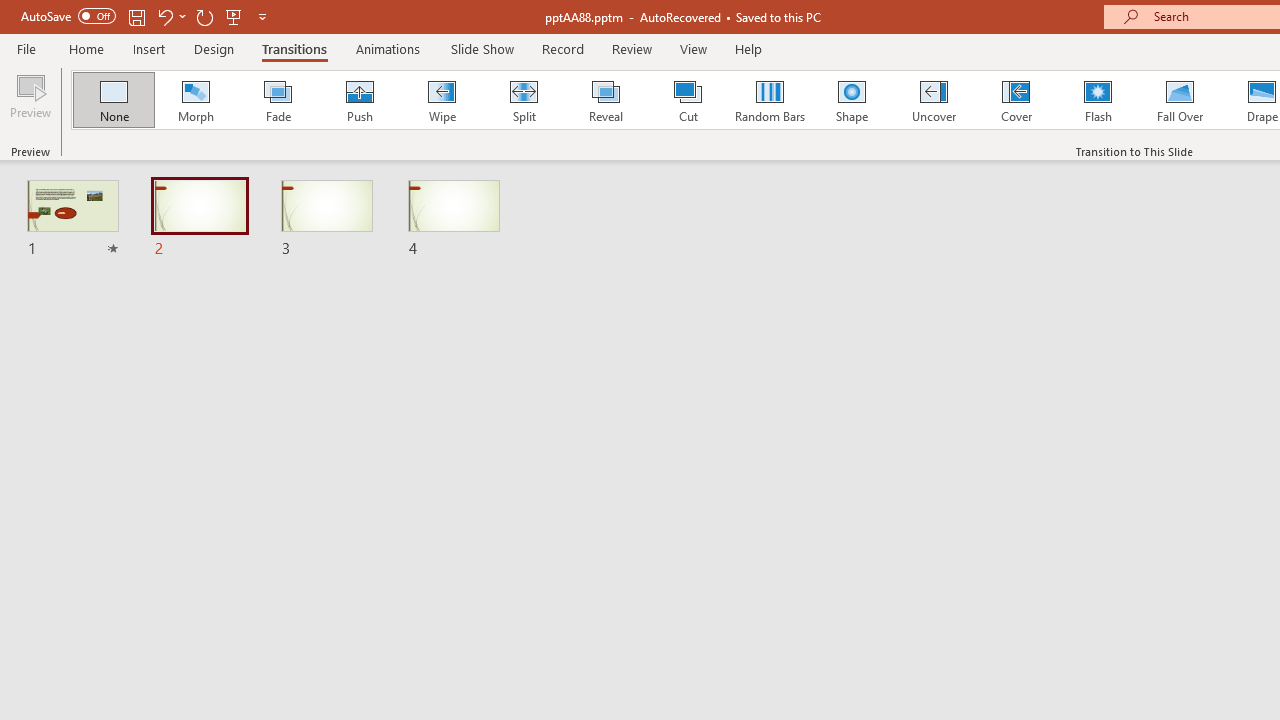 This screenshot has width=1280, height=720. What do you see at coordinates (276, 100) in the screenshot?
I see `'Fade'` at bounding box center [276, 100].